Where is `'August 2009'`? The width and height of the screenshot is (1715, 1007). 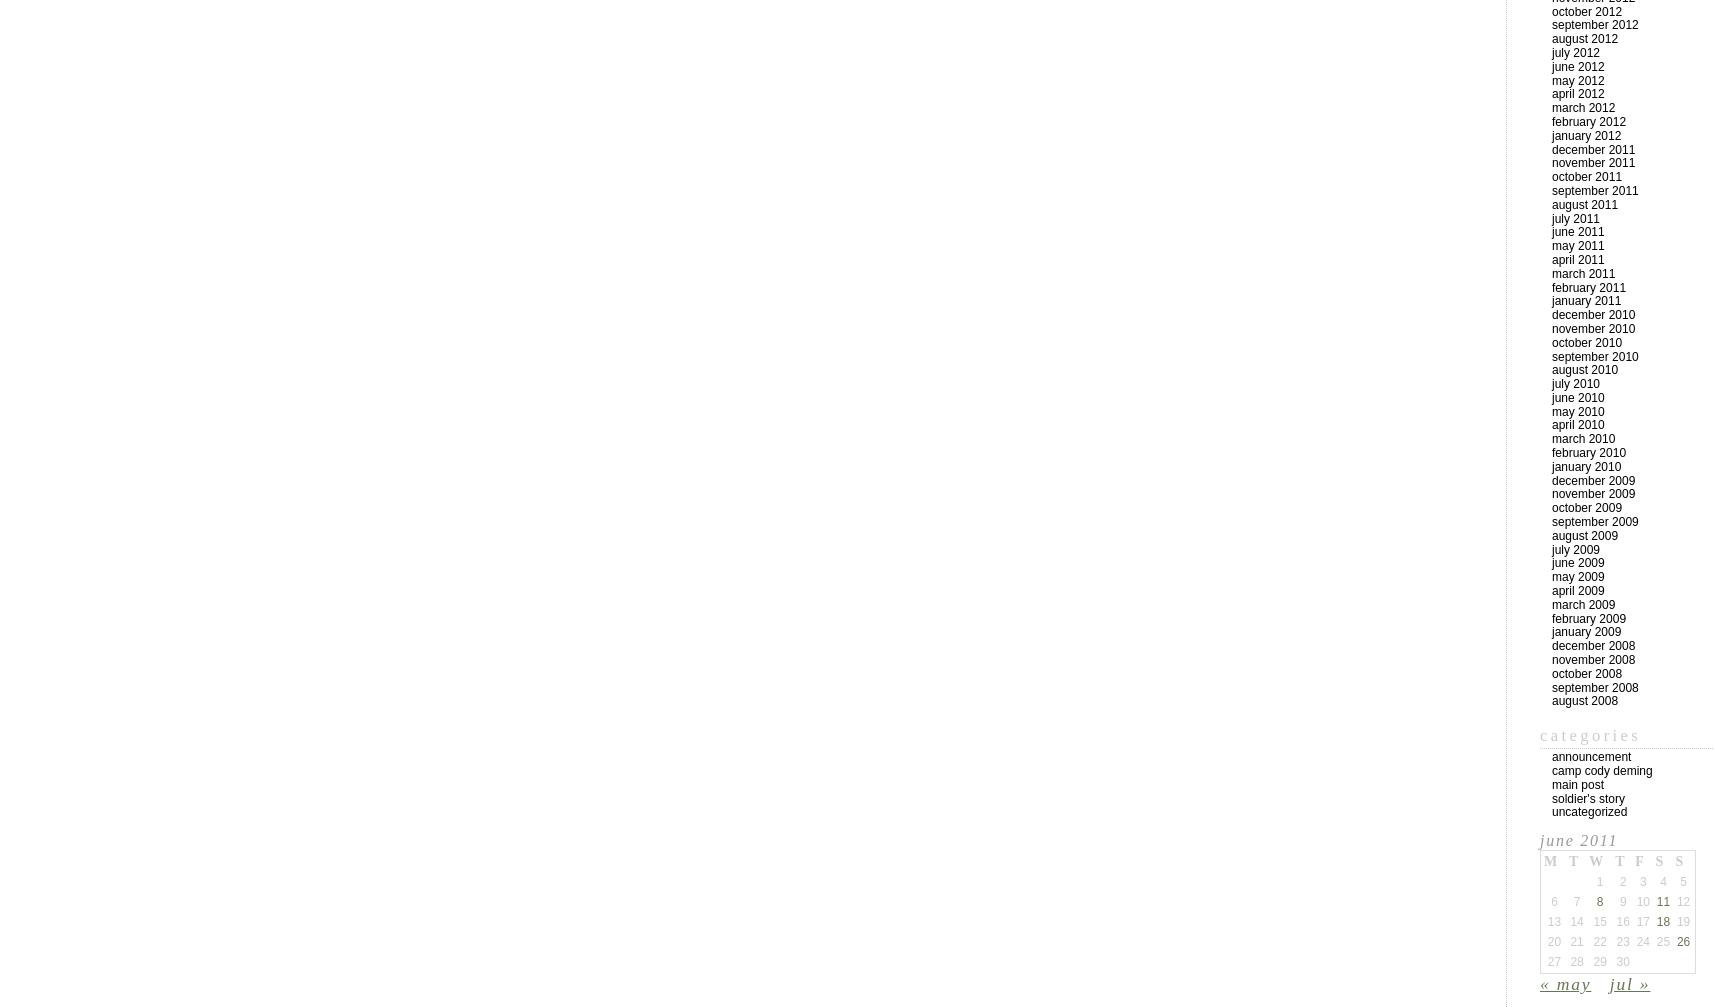 'August 2009' is located at coordinates (1584, 534).